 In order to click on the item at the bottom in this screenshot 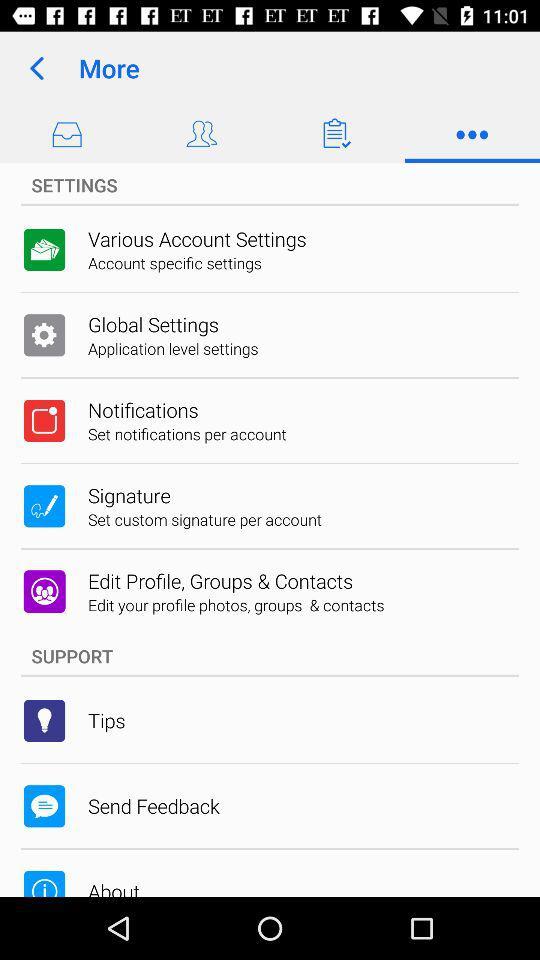, I will do `click(270, 655)`.